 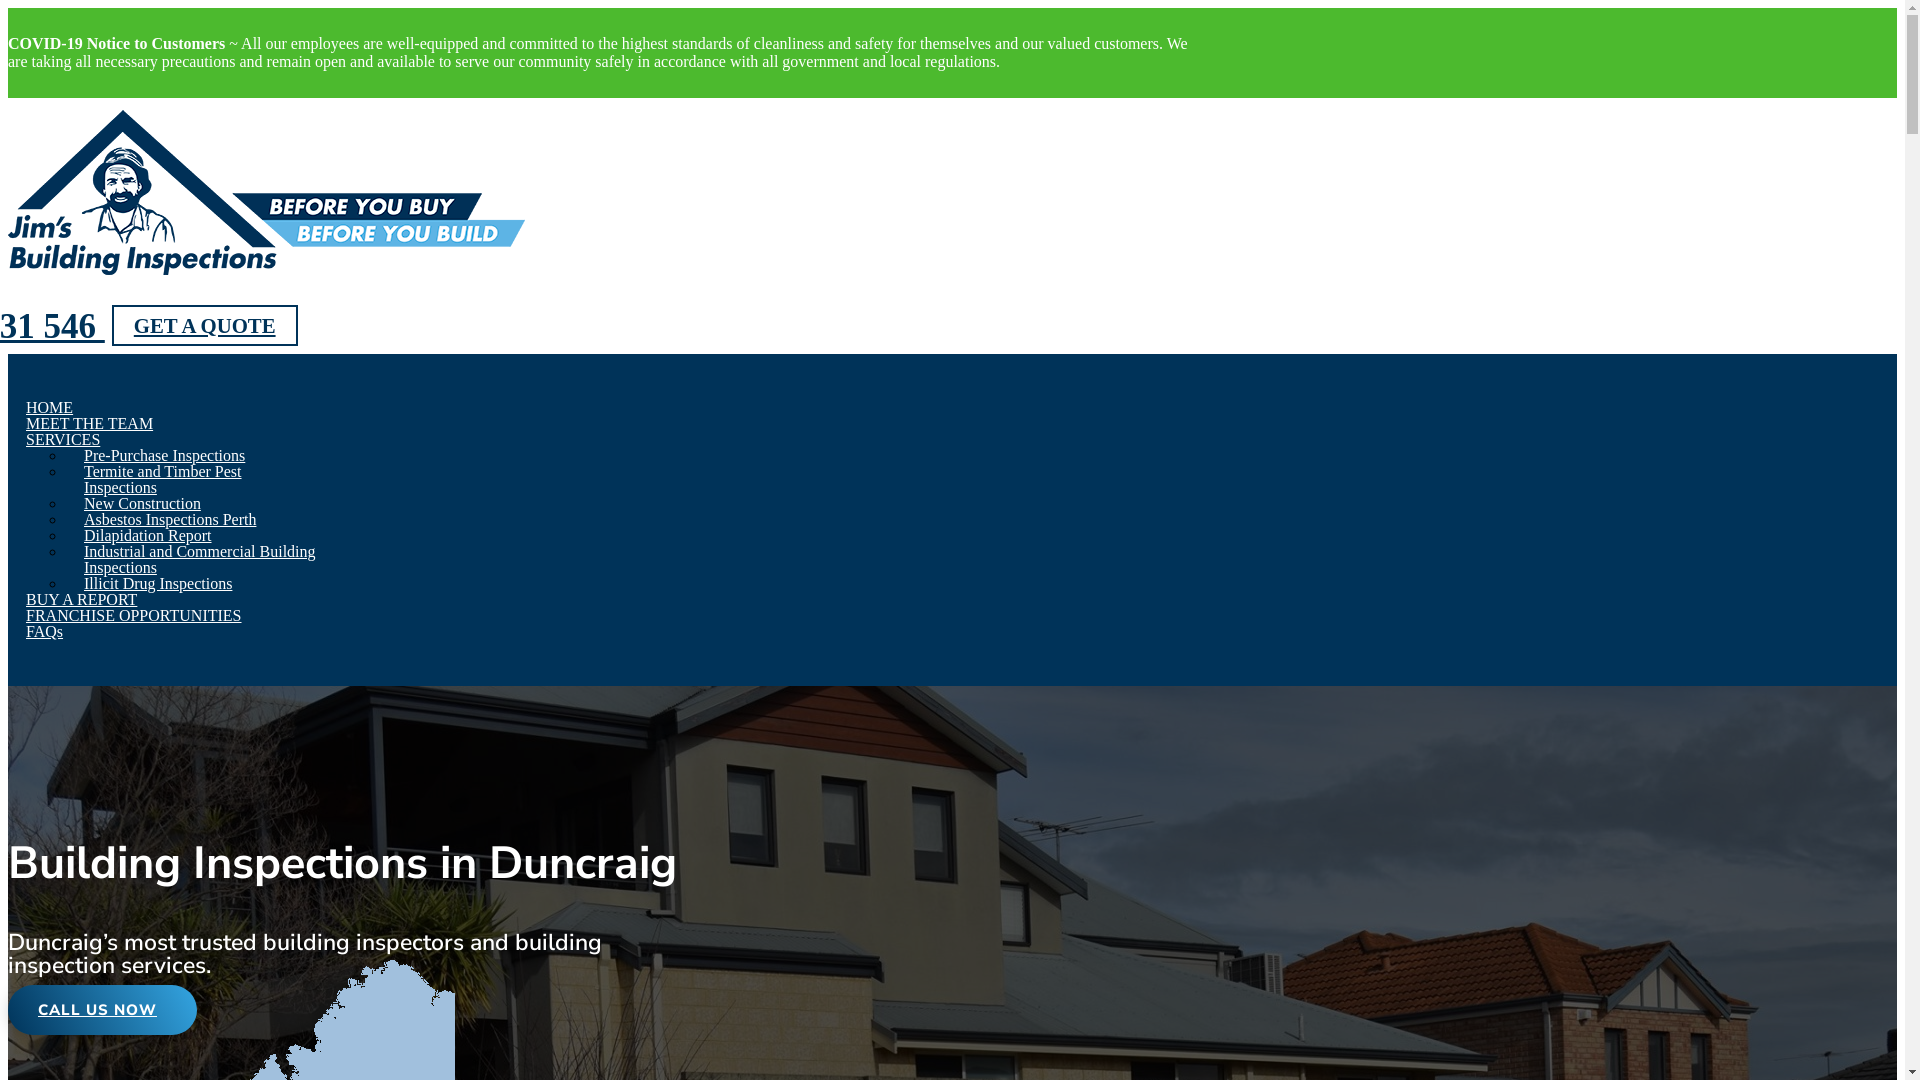 I want to click on 'MEET THE TEAM', so click(x=25, y=422).